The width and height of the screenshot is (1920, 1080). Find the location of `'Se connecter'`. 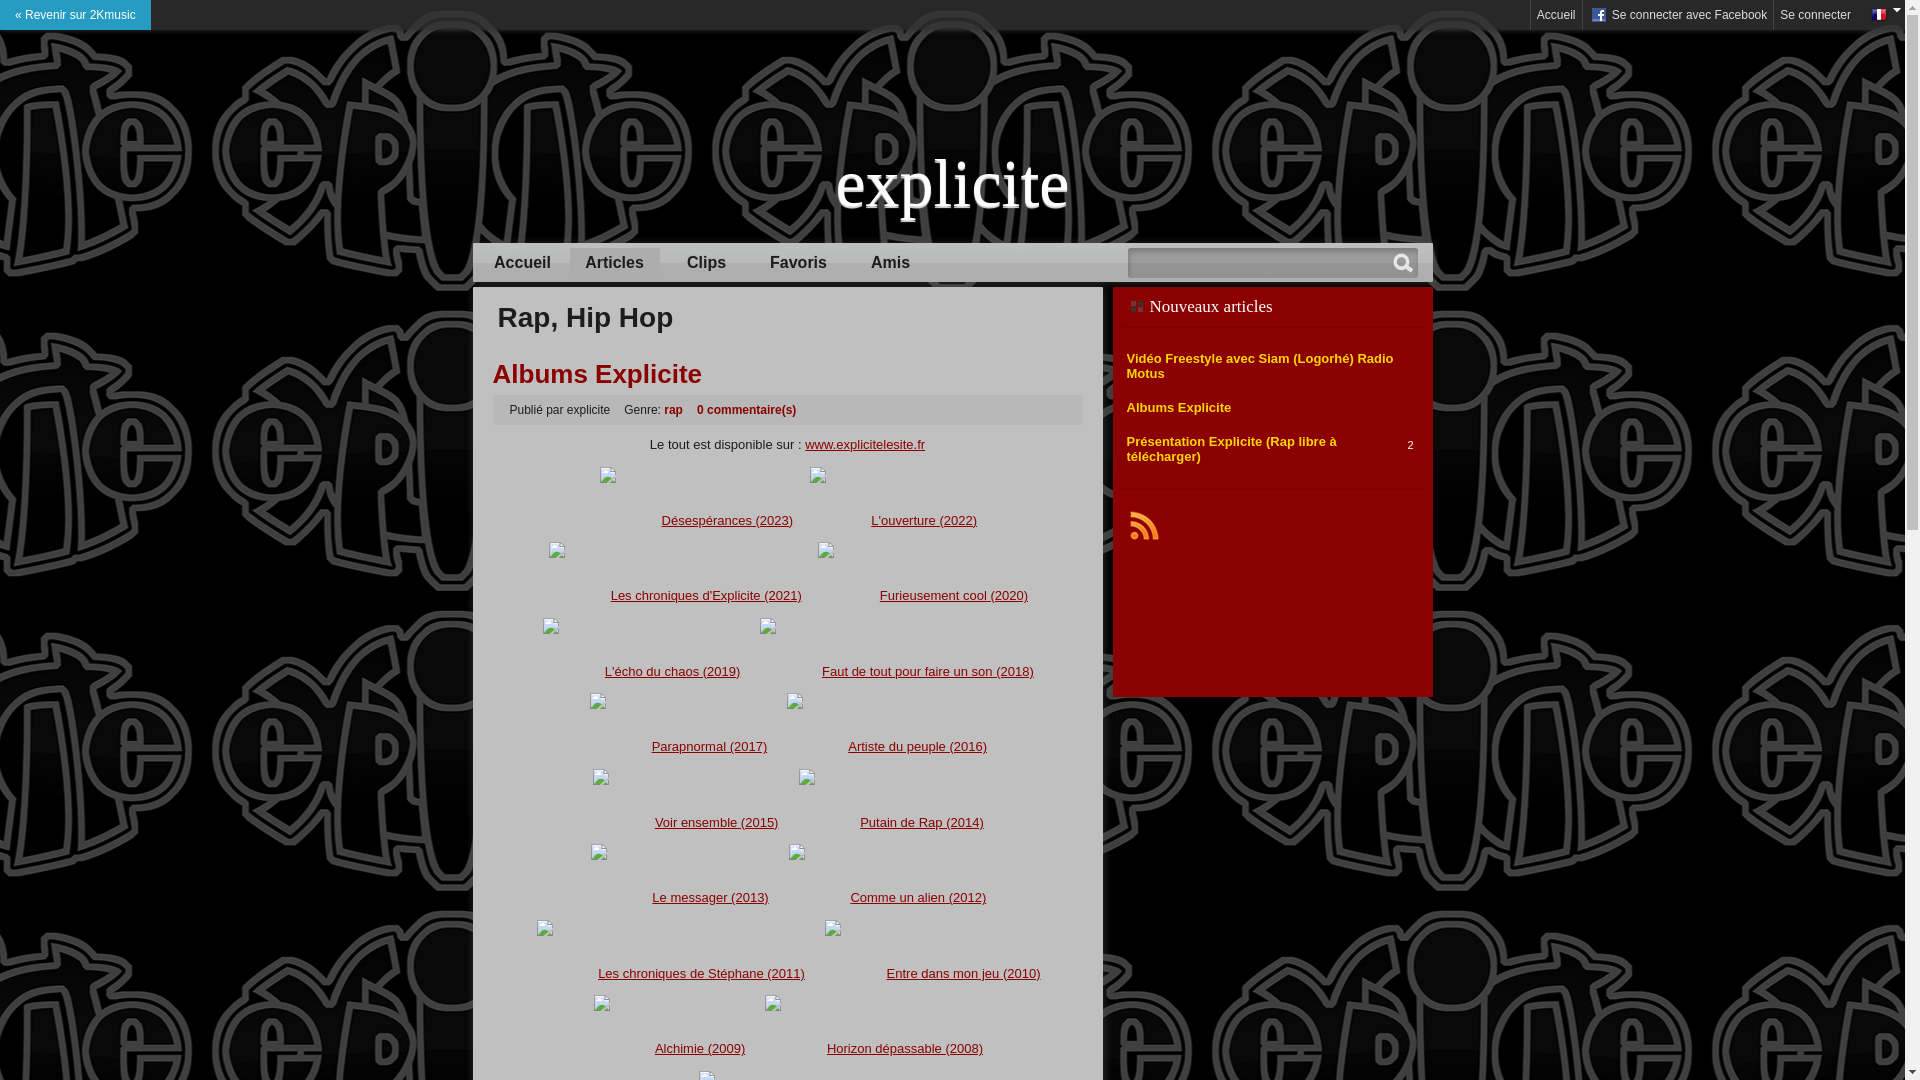

'Se connecter' is located at coordinates (1815, 15).